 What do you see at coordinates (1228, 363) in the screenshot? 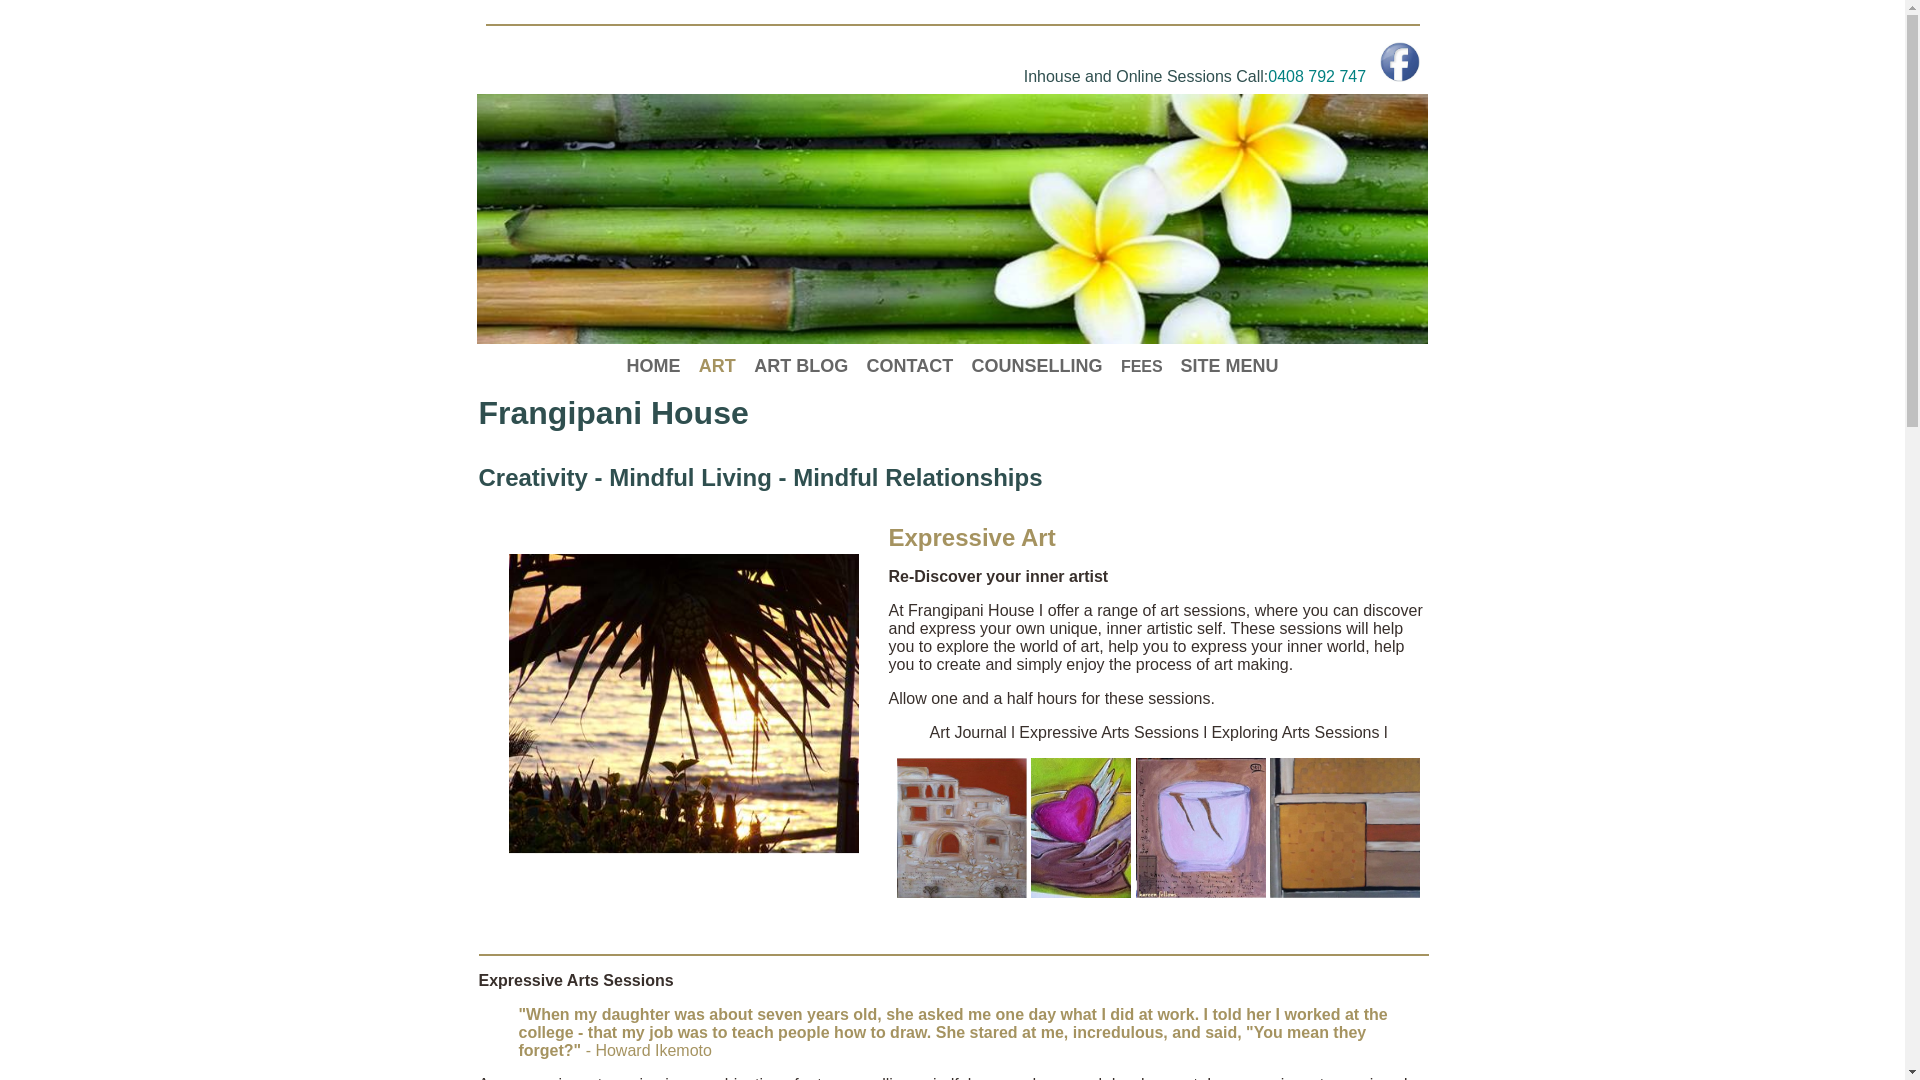
I see `'SITE MENU'` at bounding box center [1228, 363].